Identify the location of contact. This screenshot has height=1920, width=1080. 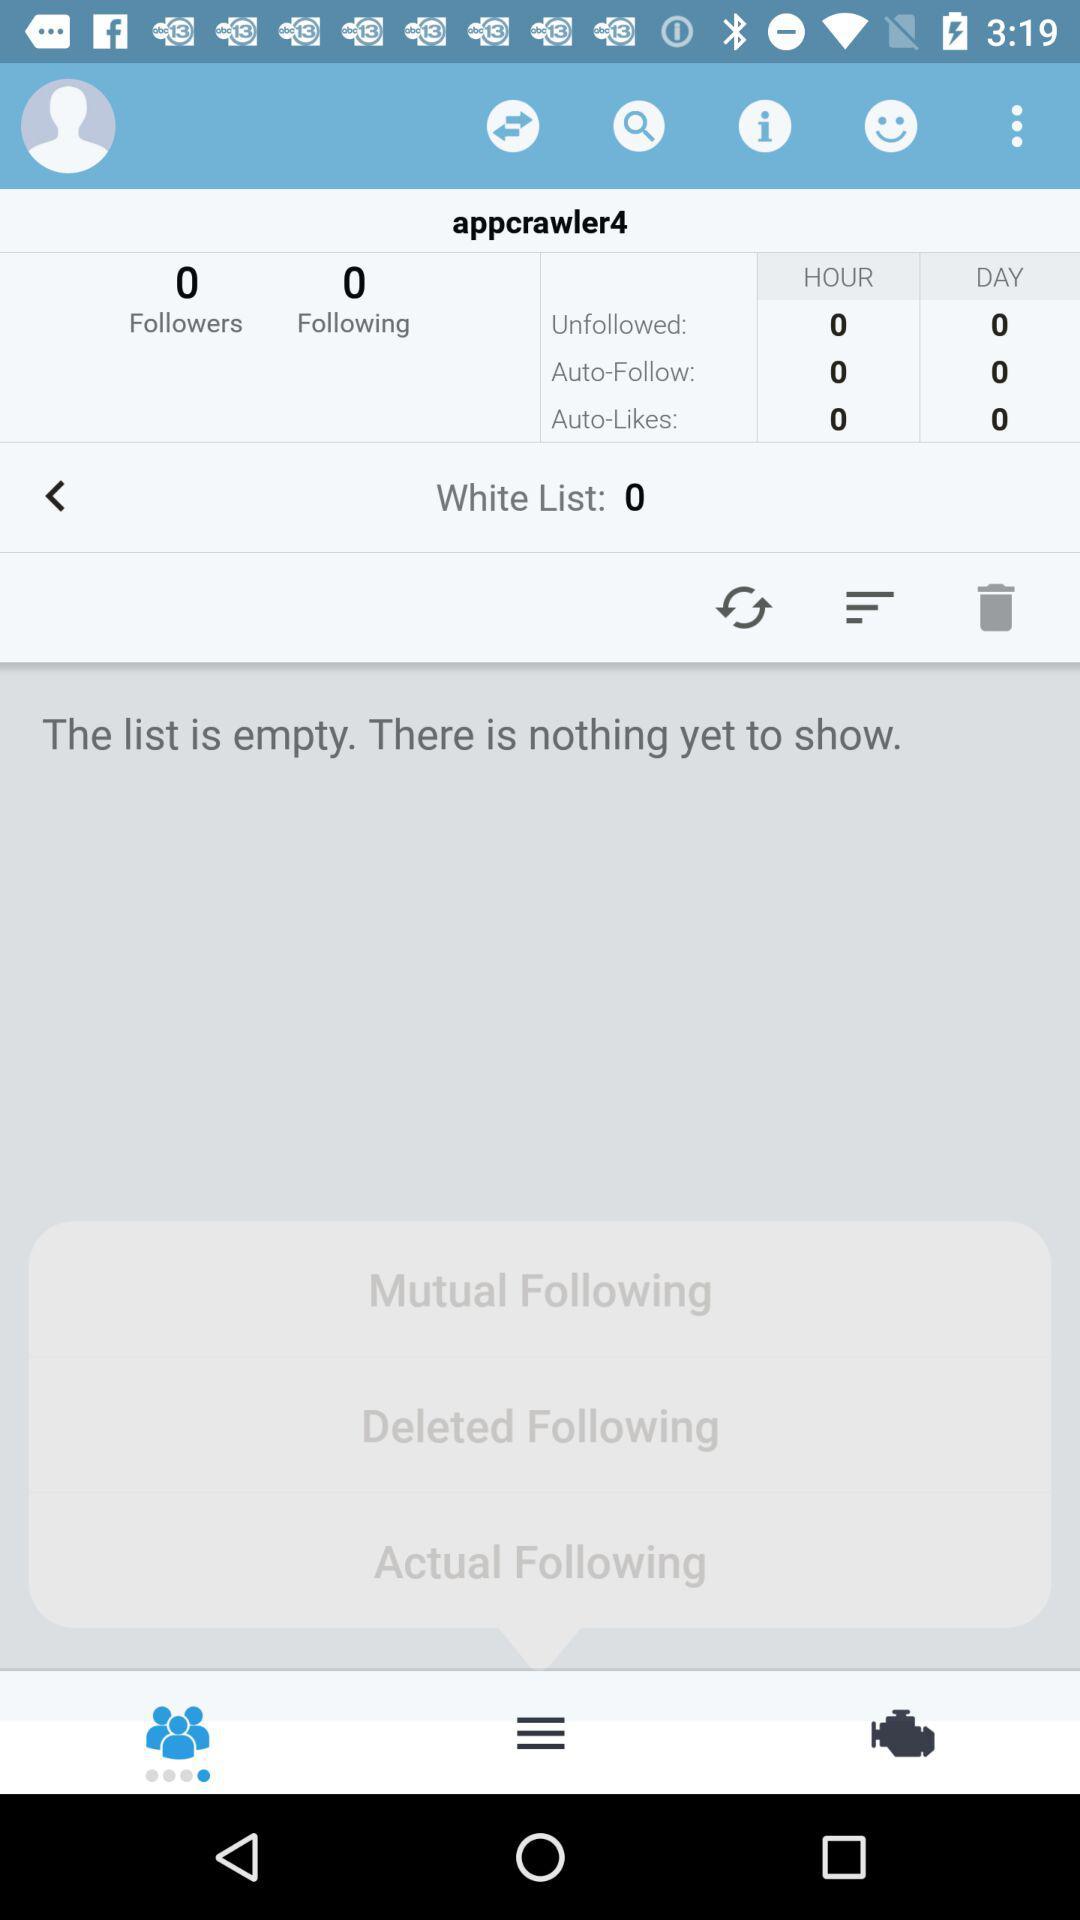
(178, 1730).